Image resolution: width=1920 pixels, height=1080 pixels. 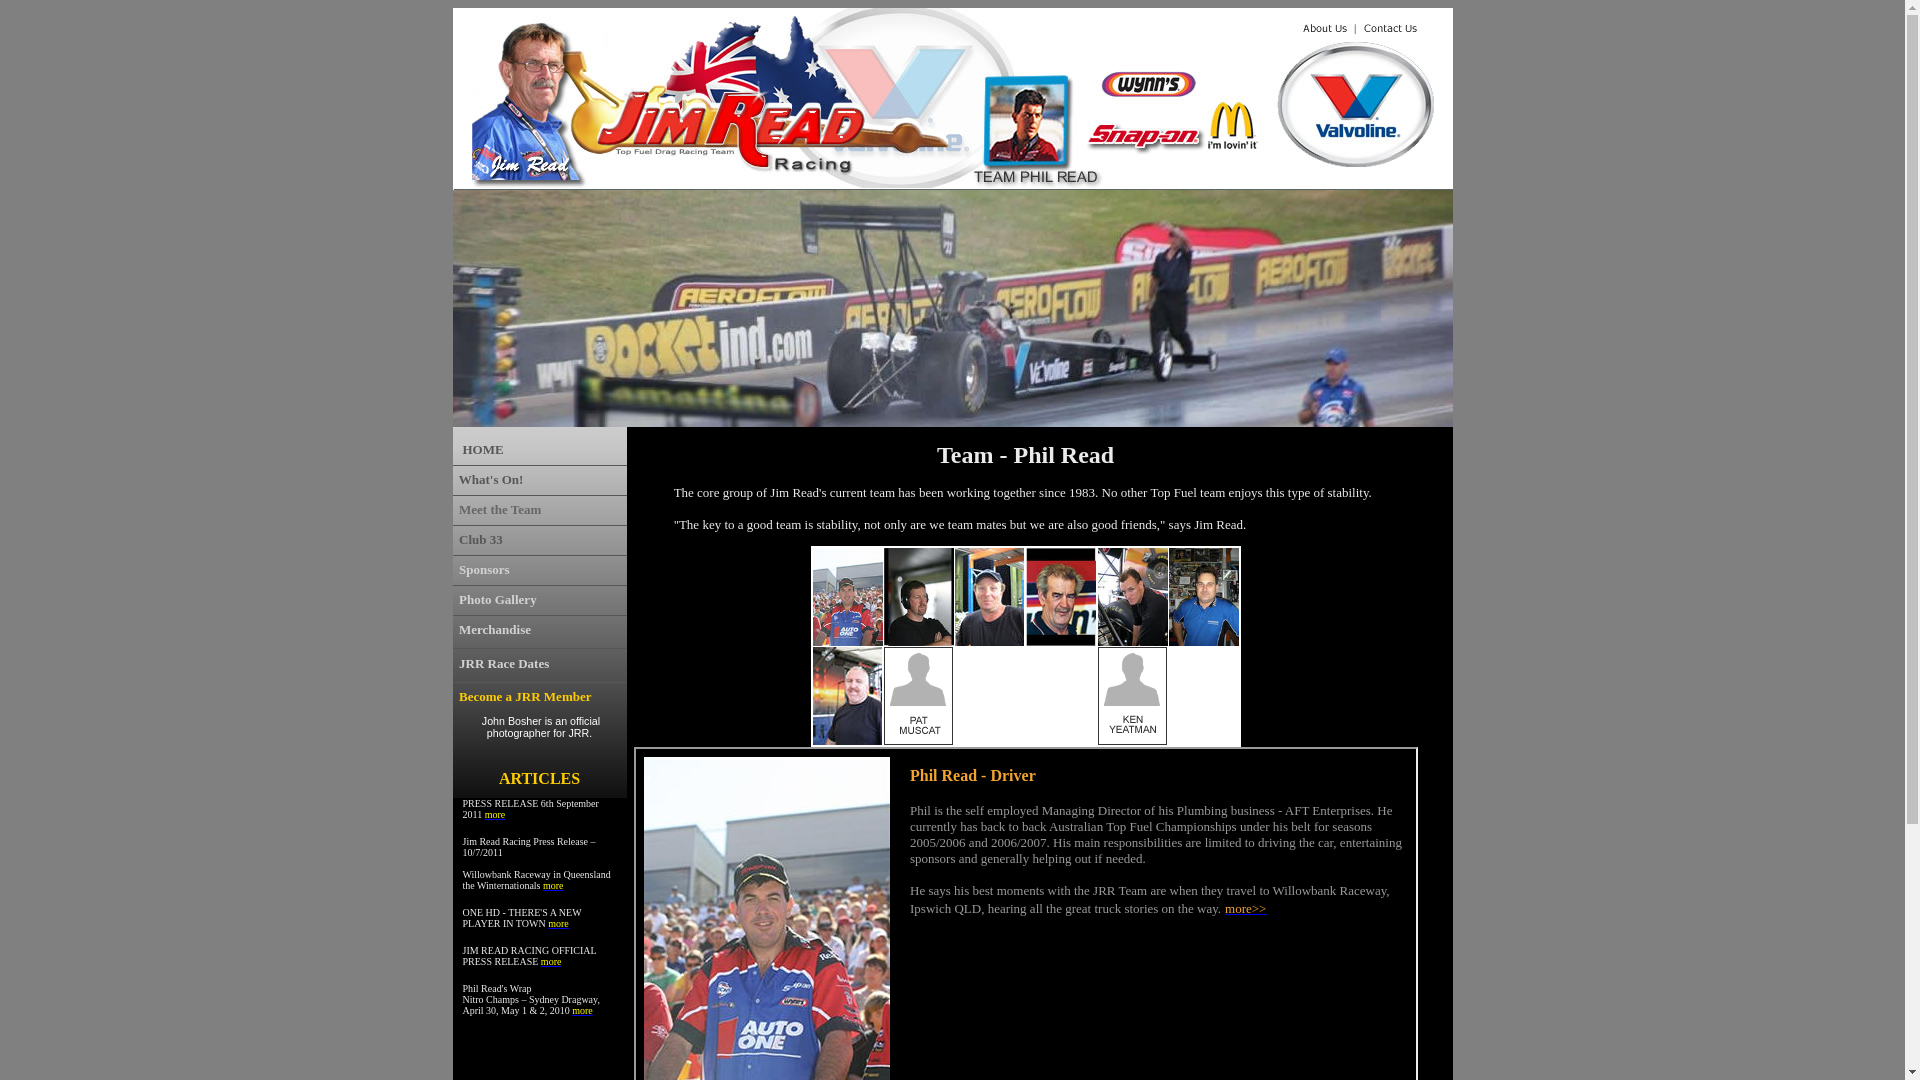 I want to click on 'Meet the Team', so click(x=499, y=508).